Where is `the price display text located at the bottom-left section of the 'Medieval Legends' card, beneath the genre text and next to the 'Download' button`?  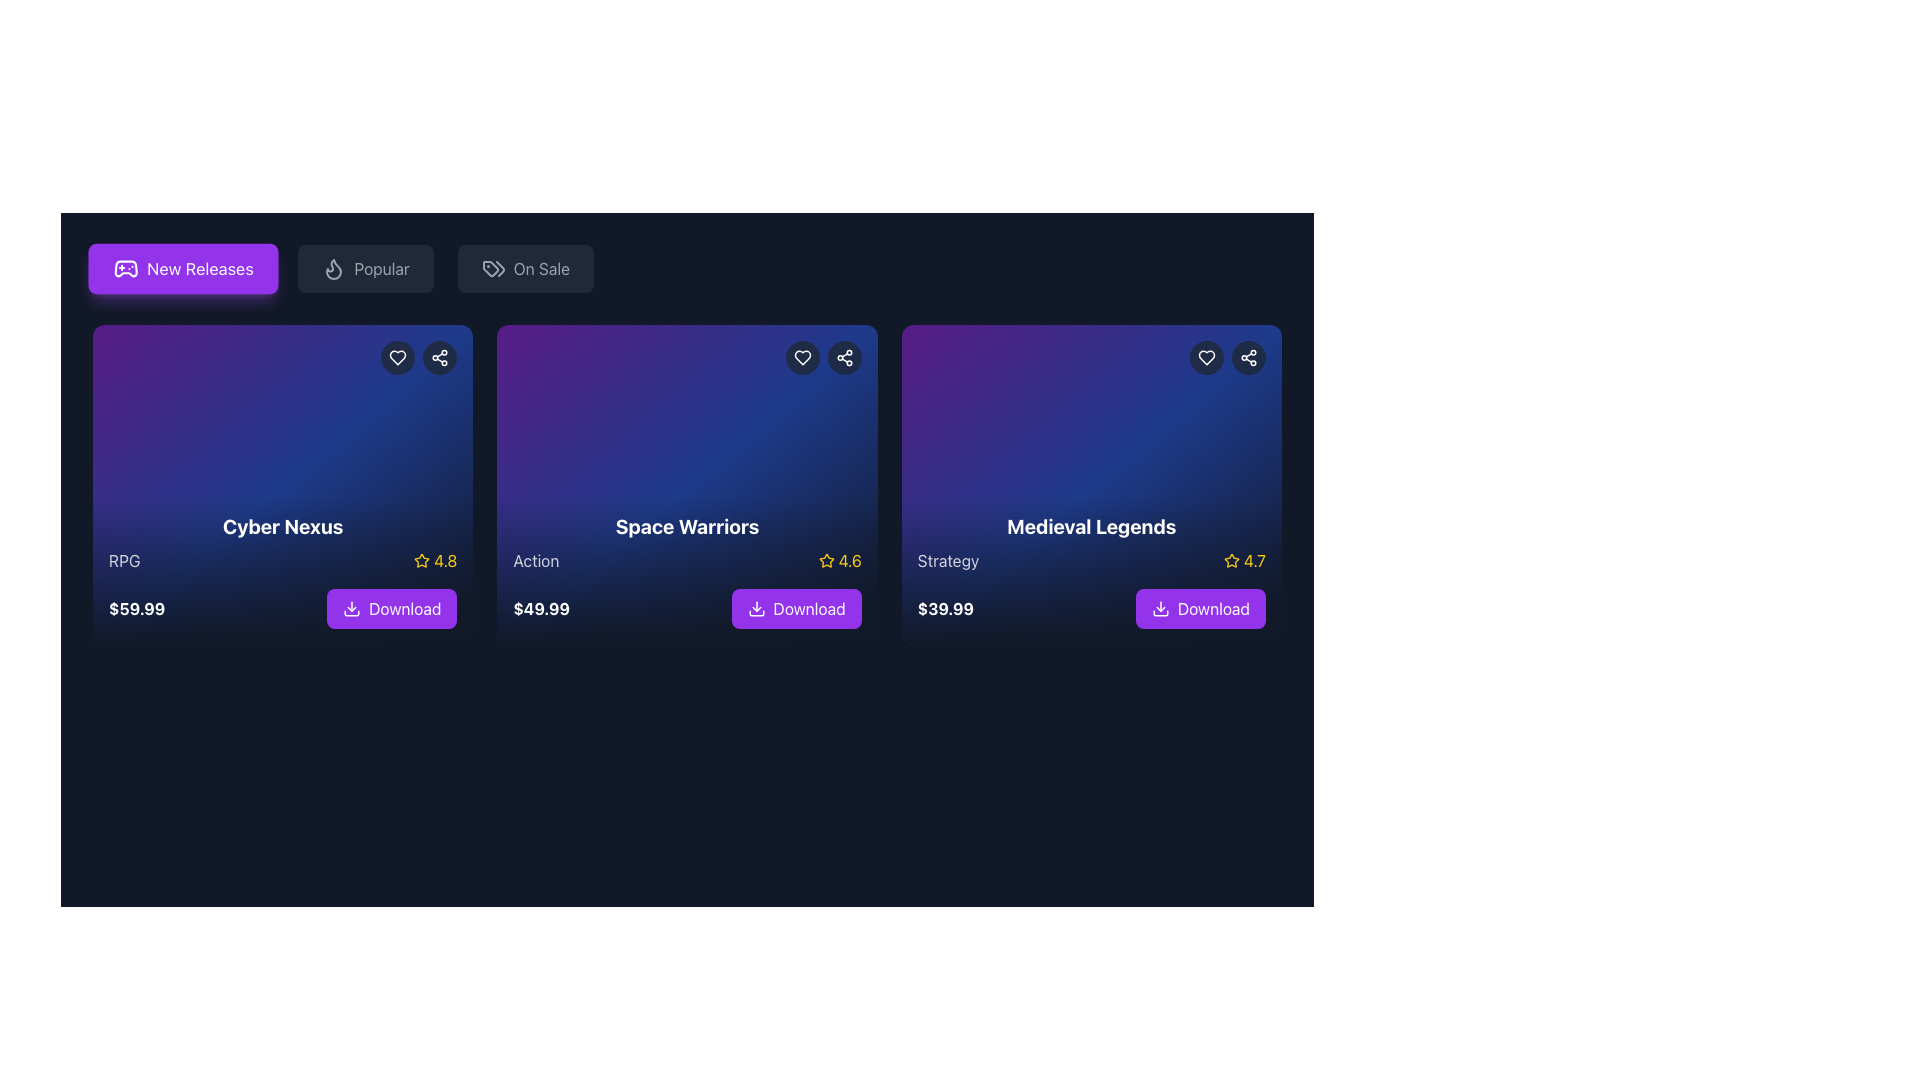
the price display text located at the bottom-left section of the 'Medieval Legends' card, beneath the genre text and next to the 'Download' button is located at coordinates (944, 608).